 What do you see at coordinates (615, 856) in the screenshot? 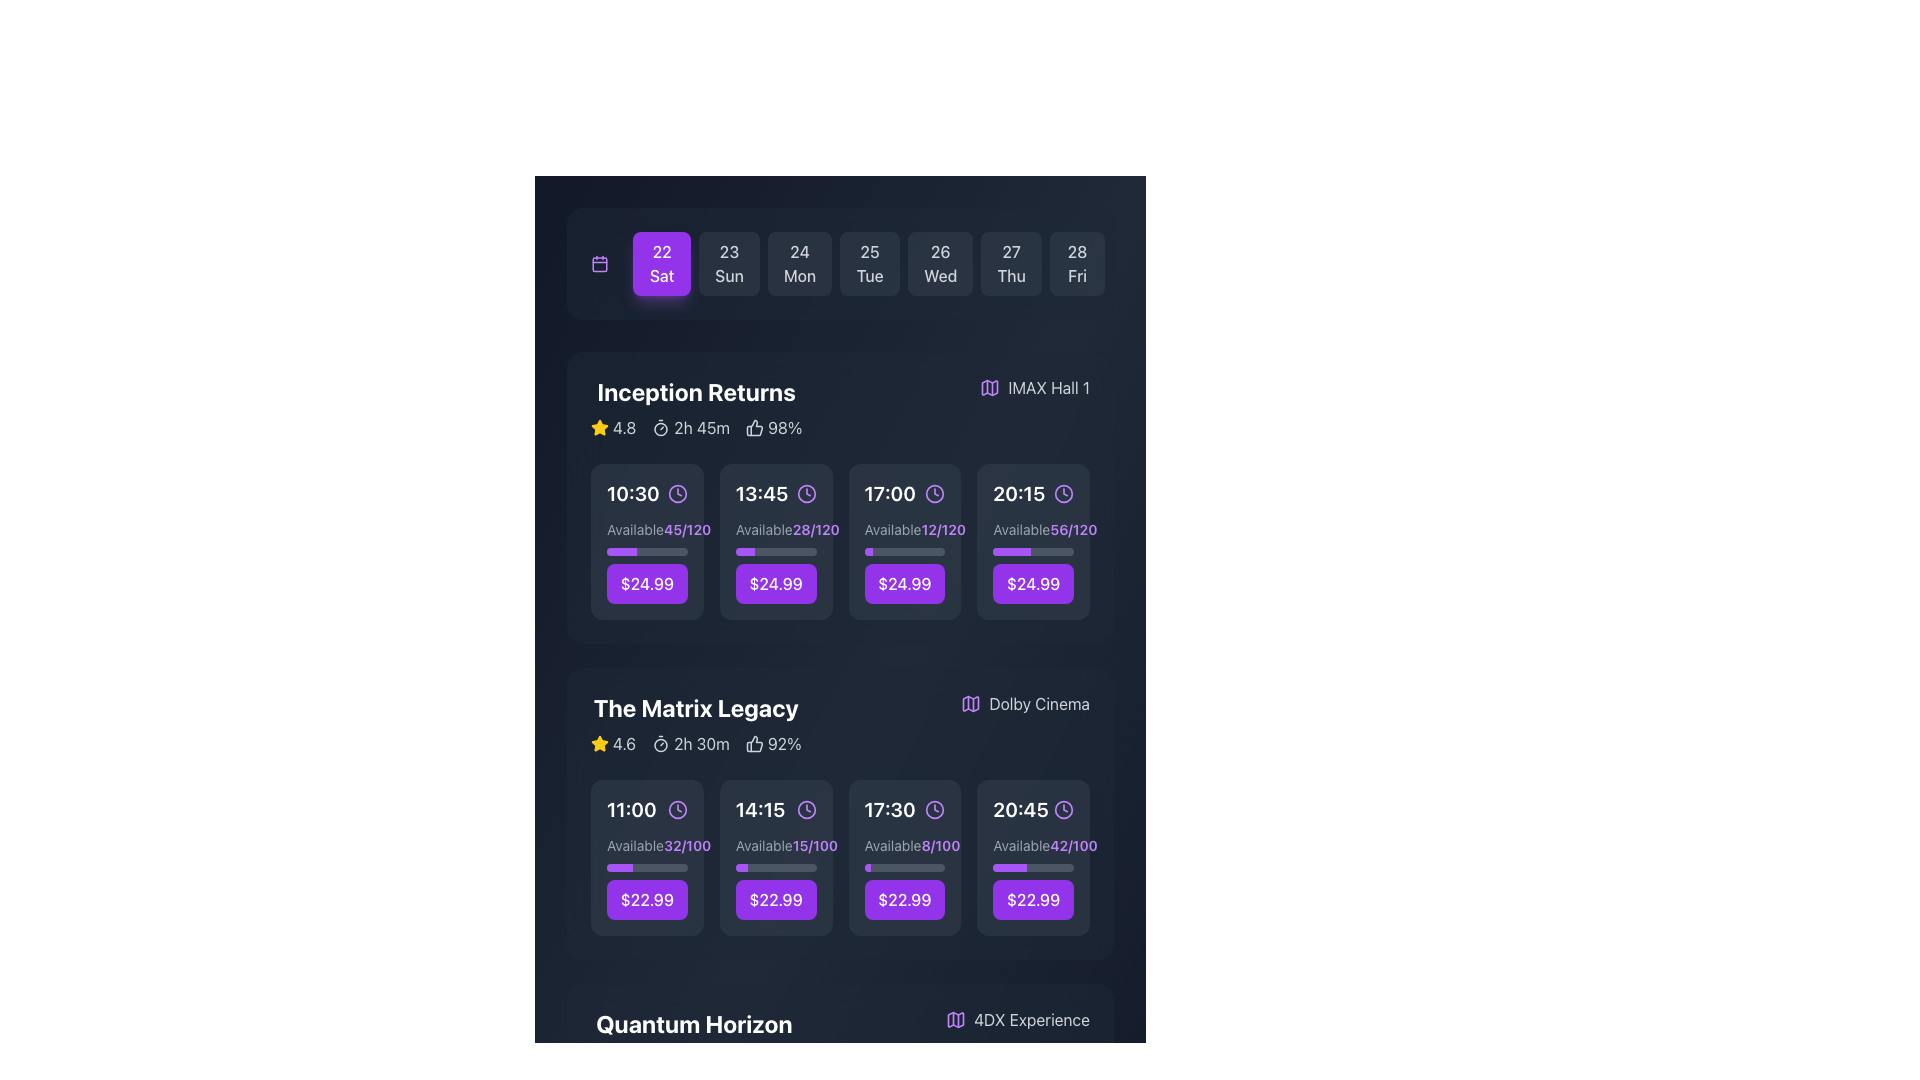
I see `the sofa outline icon located within the 'Select Seats' button, which is styled with a purple background and positioned towards the bottom-right of the viewable area` at bounding box center [615, 856].